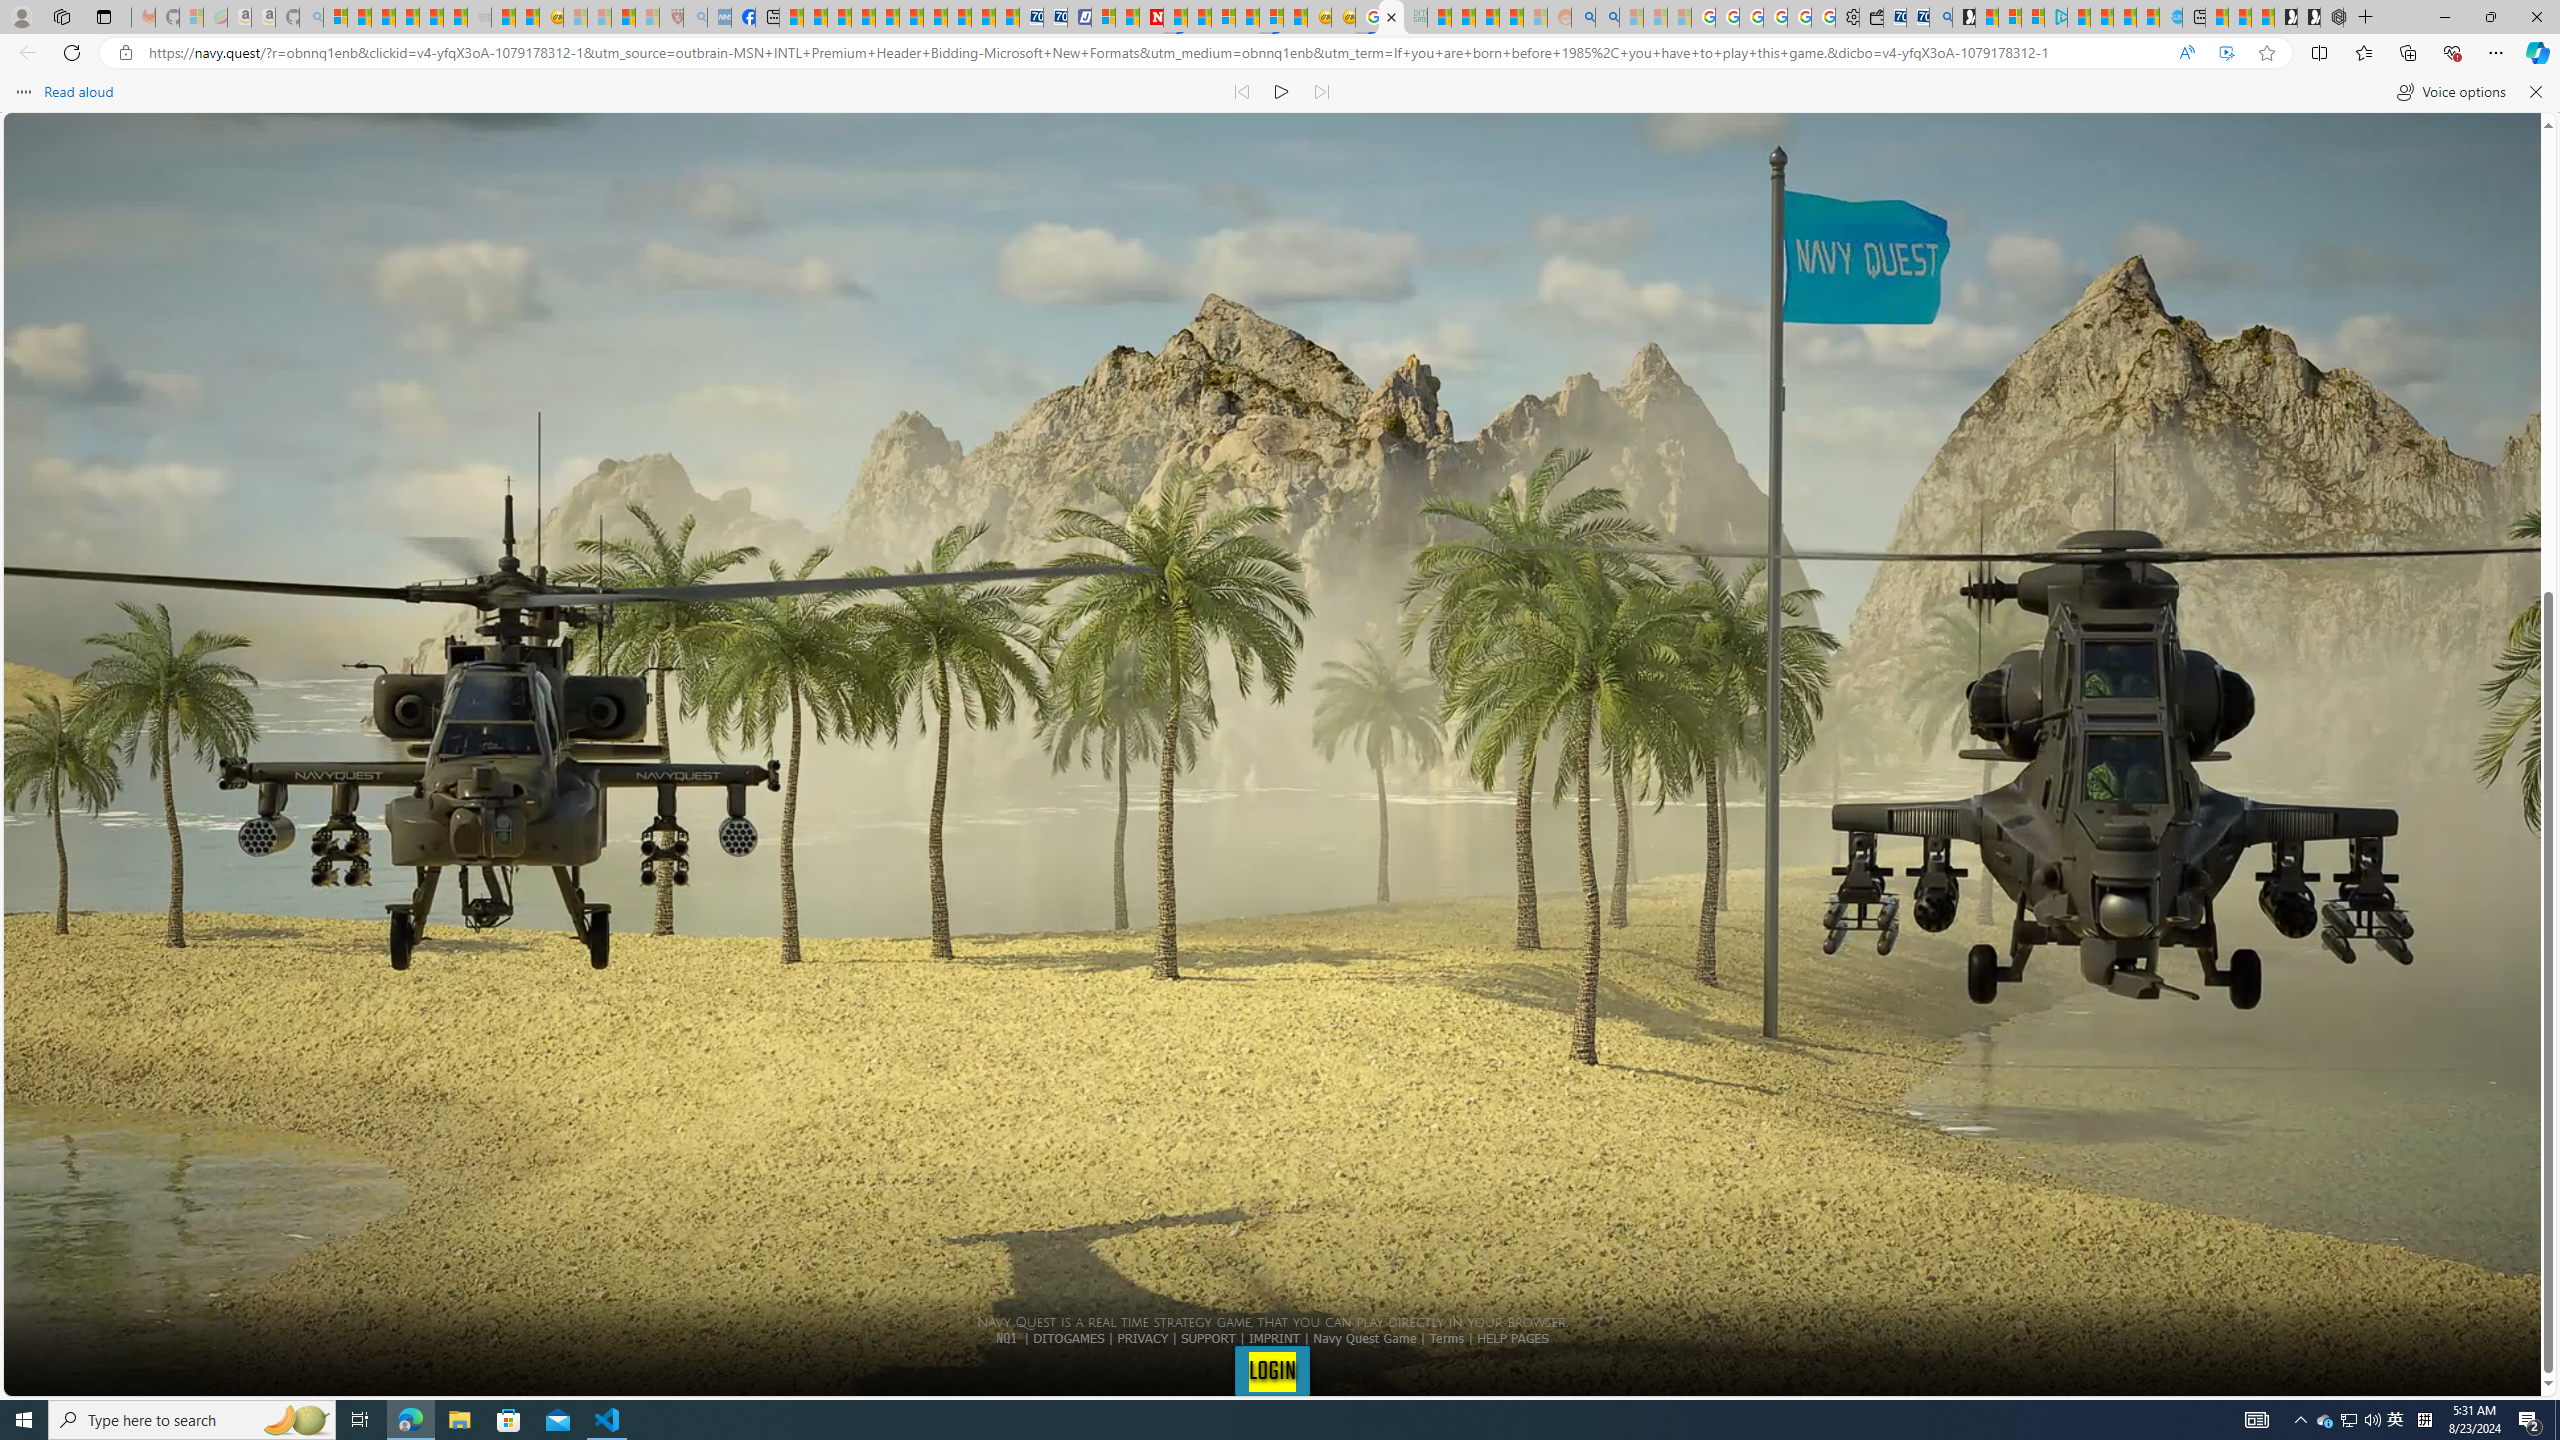 The height and width of the screenshot is (1440, 2560). I want to click on 'Terms', so click(1446, 1336).